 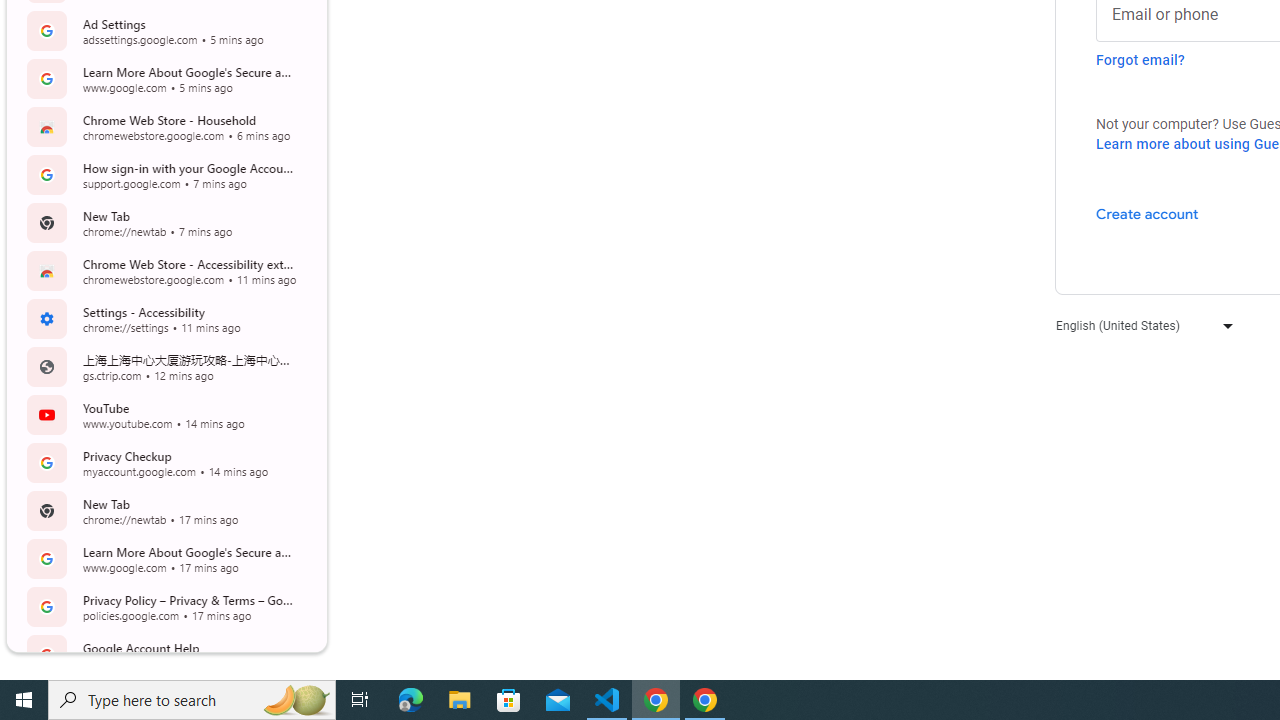 What do you see at coordinates (164, 414) in the screenshot?
I see `'YouTube www.youtube.com 14 mins ago Open Tab'` at bounding box center [164, 414].